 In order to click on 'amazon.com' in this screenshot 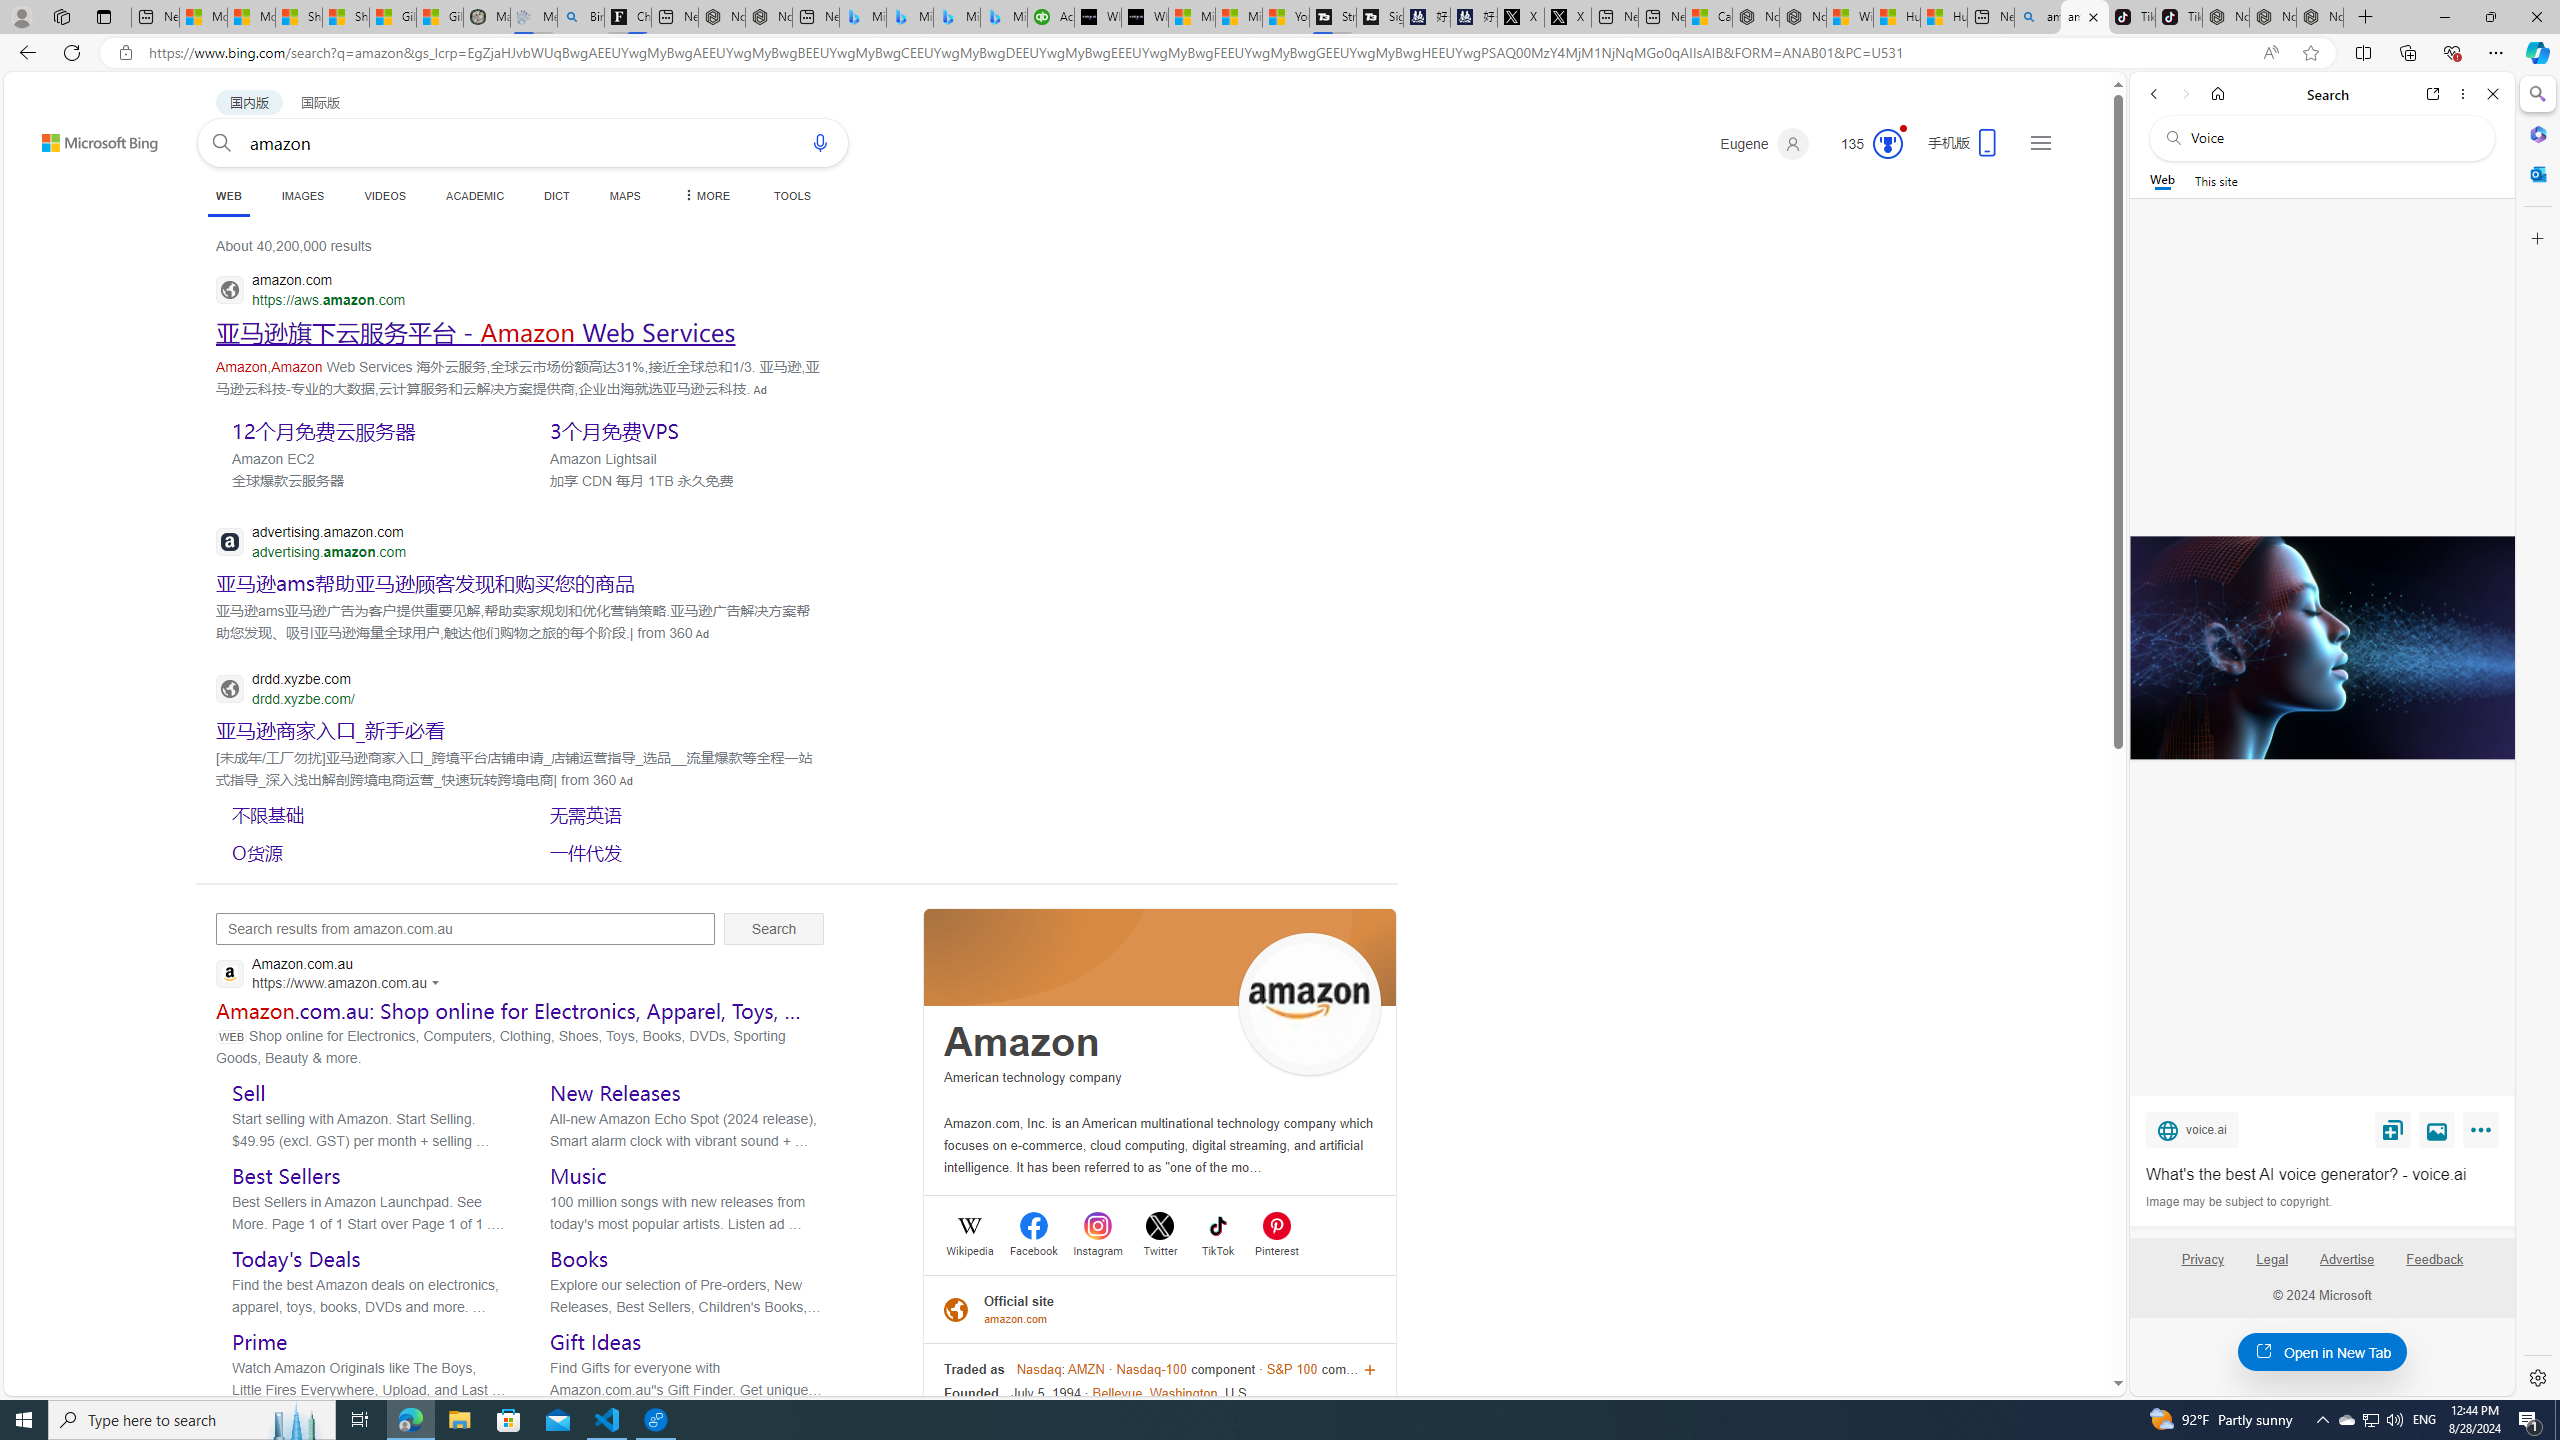, I will do `click(1018, 1318)`.